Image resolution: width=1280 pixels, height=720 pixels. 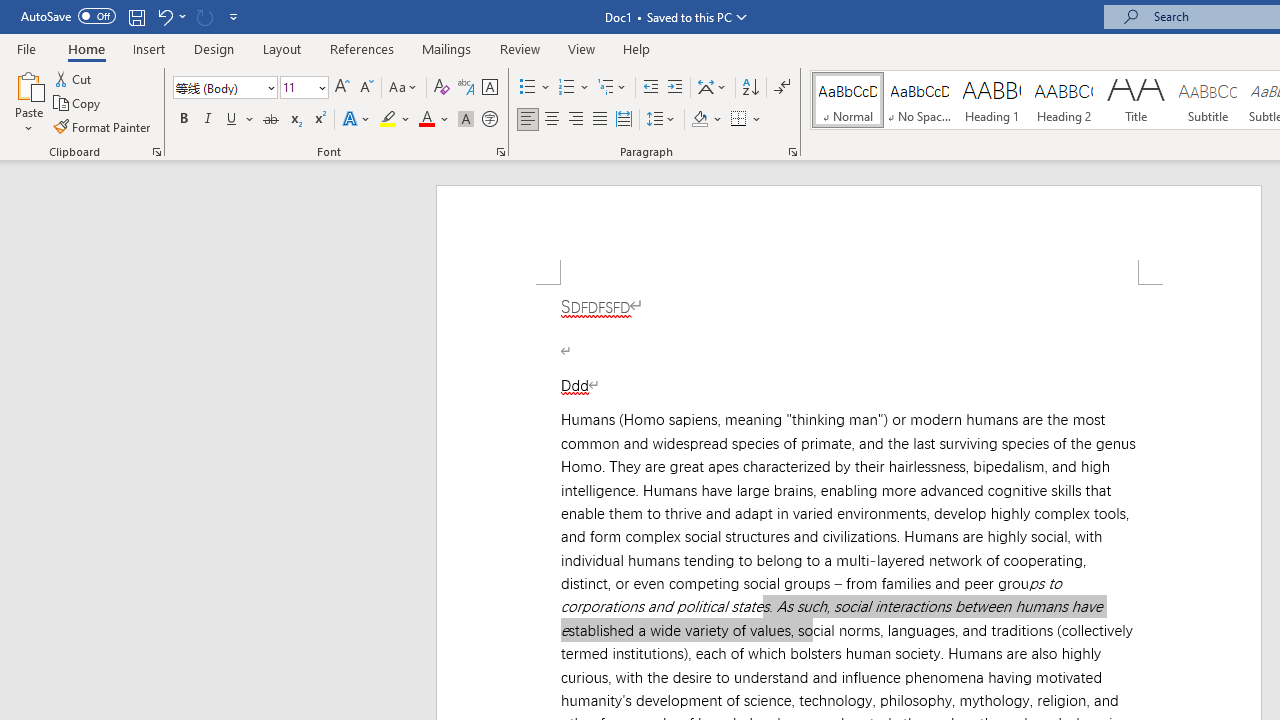 I want to click on 'Layout', so click(x=281, y=48).